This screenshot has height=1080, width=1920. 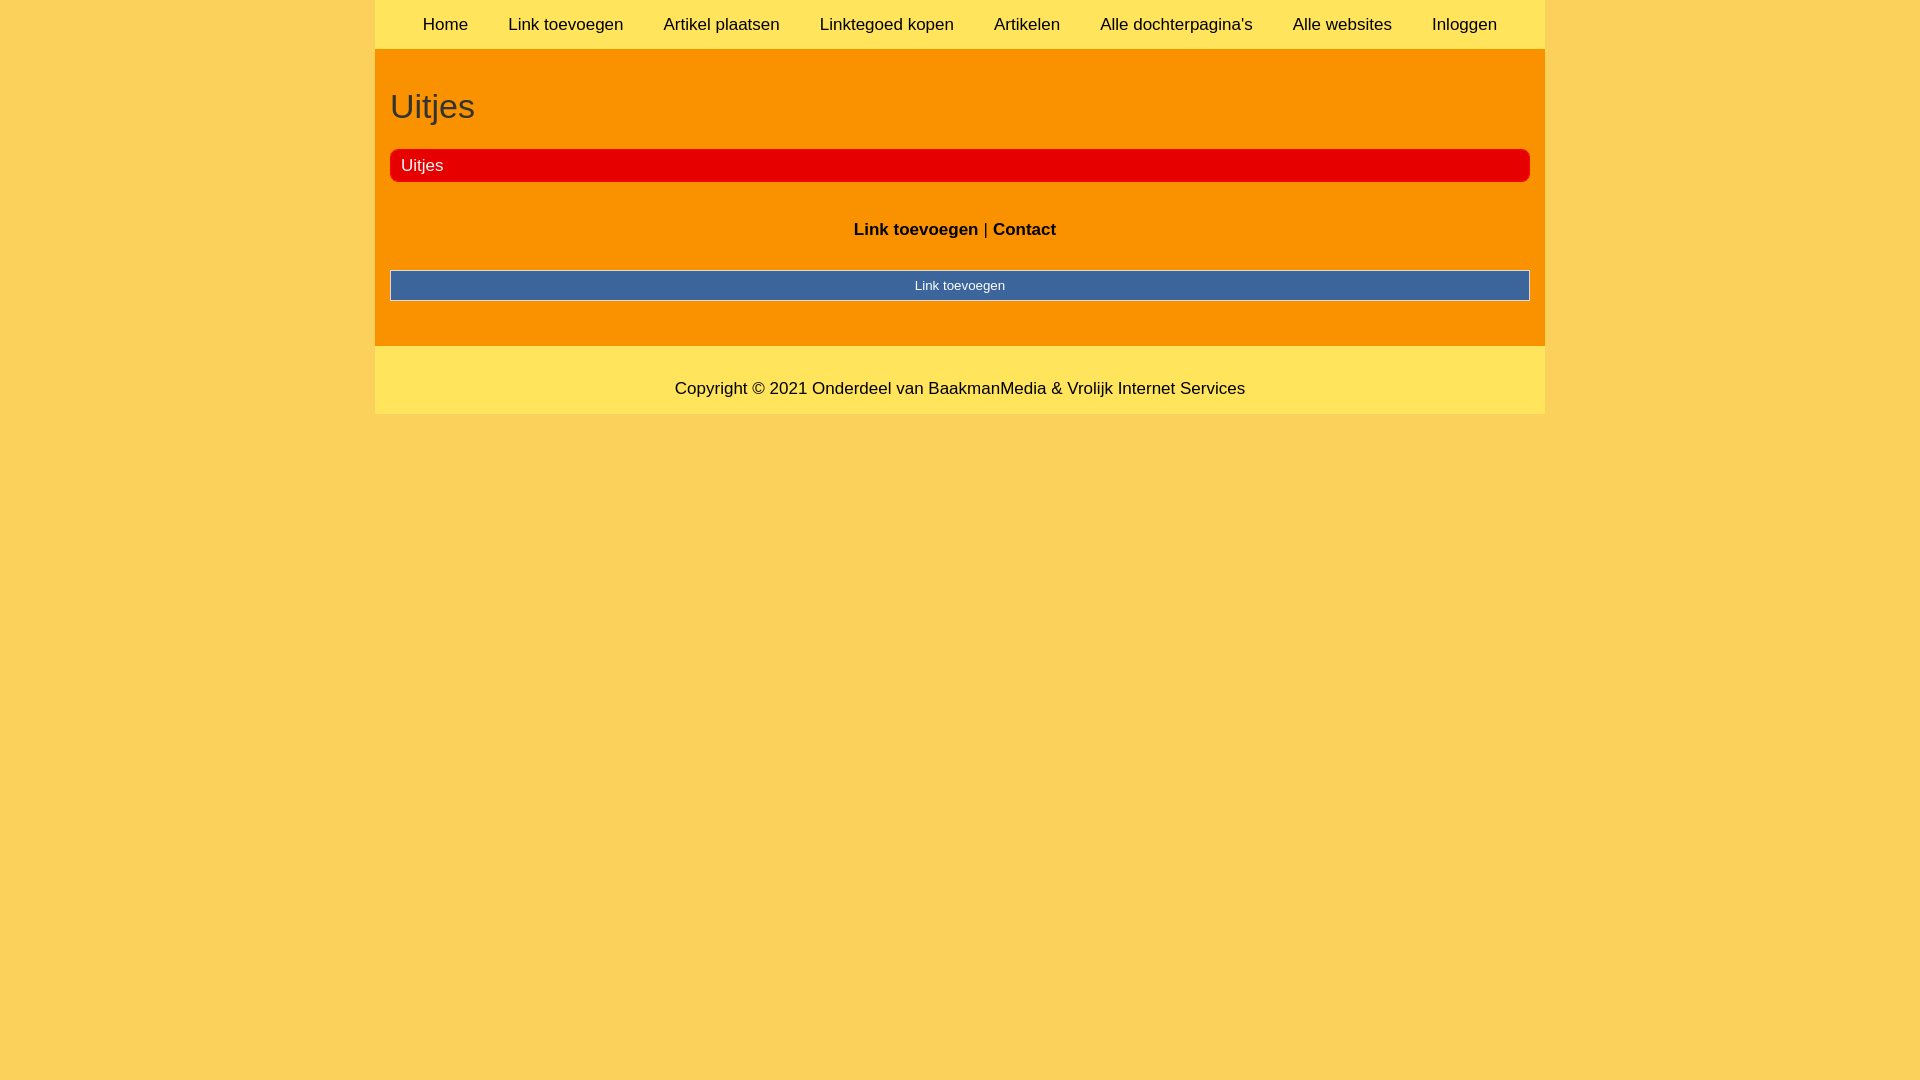 I want to click on 'Artikel plaatsen', so click(x=720, y=24).